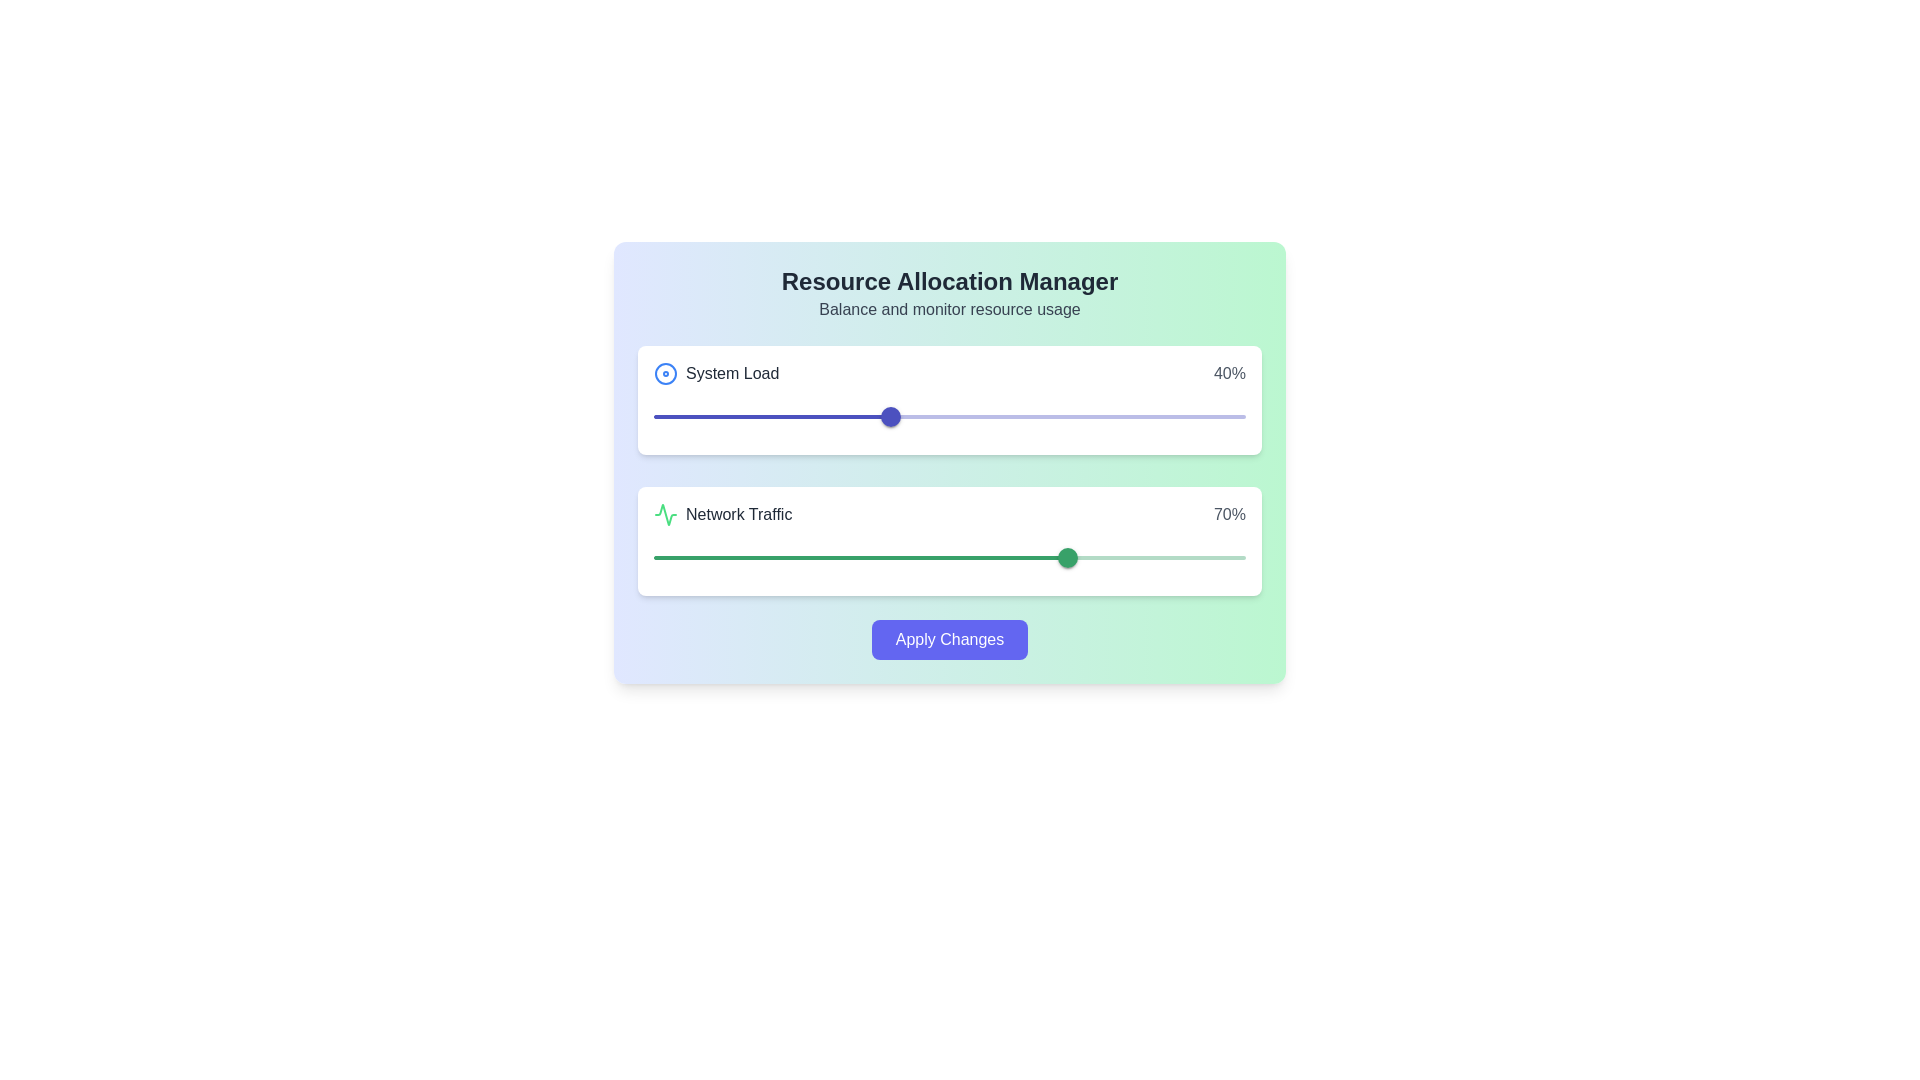 The width and height of the screenshot is (1920, 1080). Describe the element at coordinates (828, 415) in the screenshot. I see `the slider` at that location.